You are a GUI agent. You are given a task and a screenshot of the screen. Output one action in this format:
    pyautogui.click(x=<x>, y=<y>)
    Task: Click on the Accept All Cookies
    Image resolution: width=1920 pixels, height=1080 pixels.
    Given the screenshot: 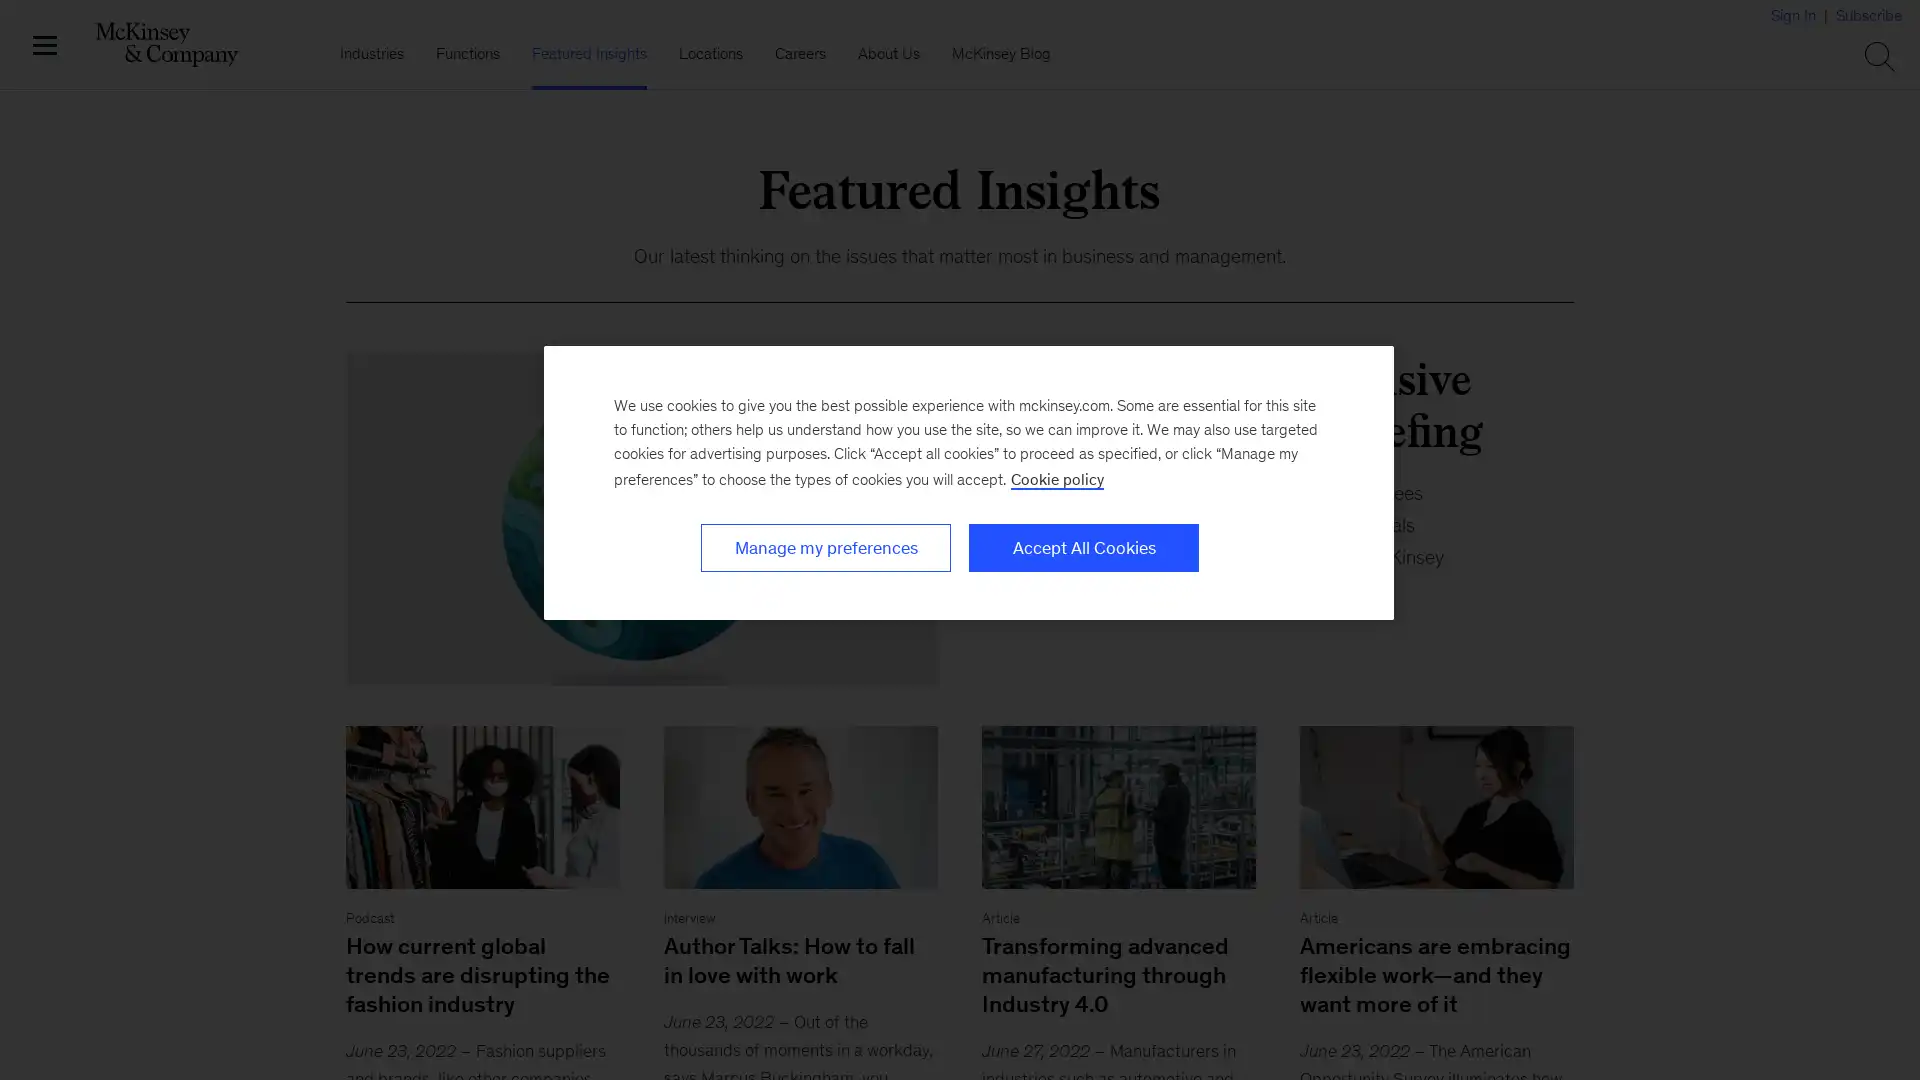 What is the action you would take?
    pyautogui.click(x=1083, y=547)
    